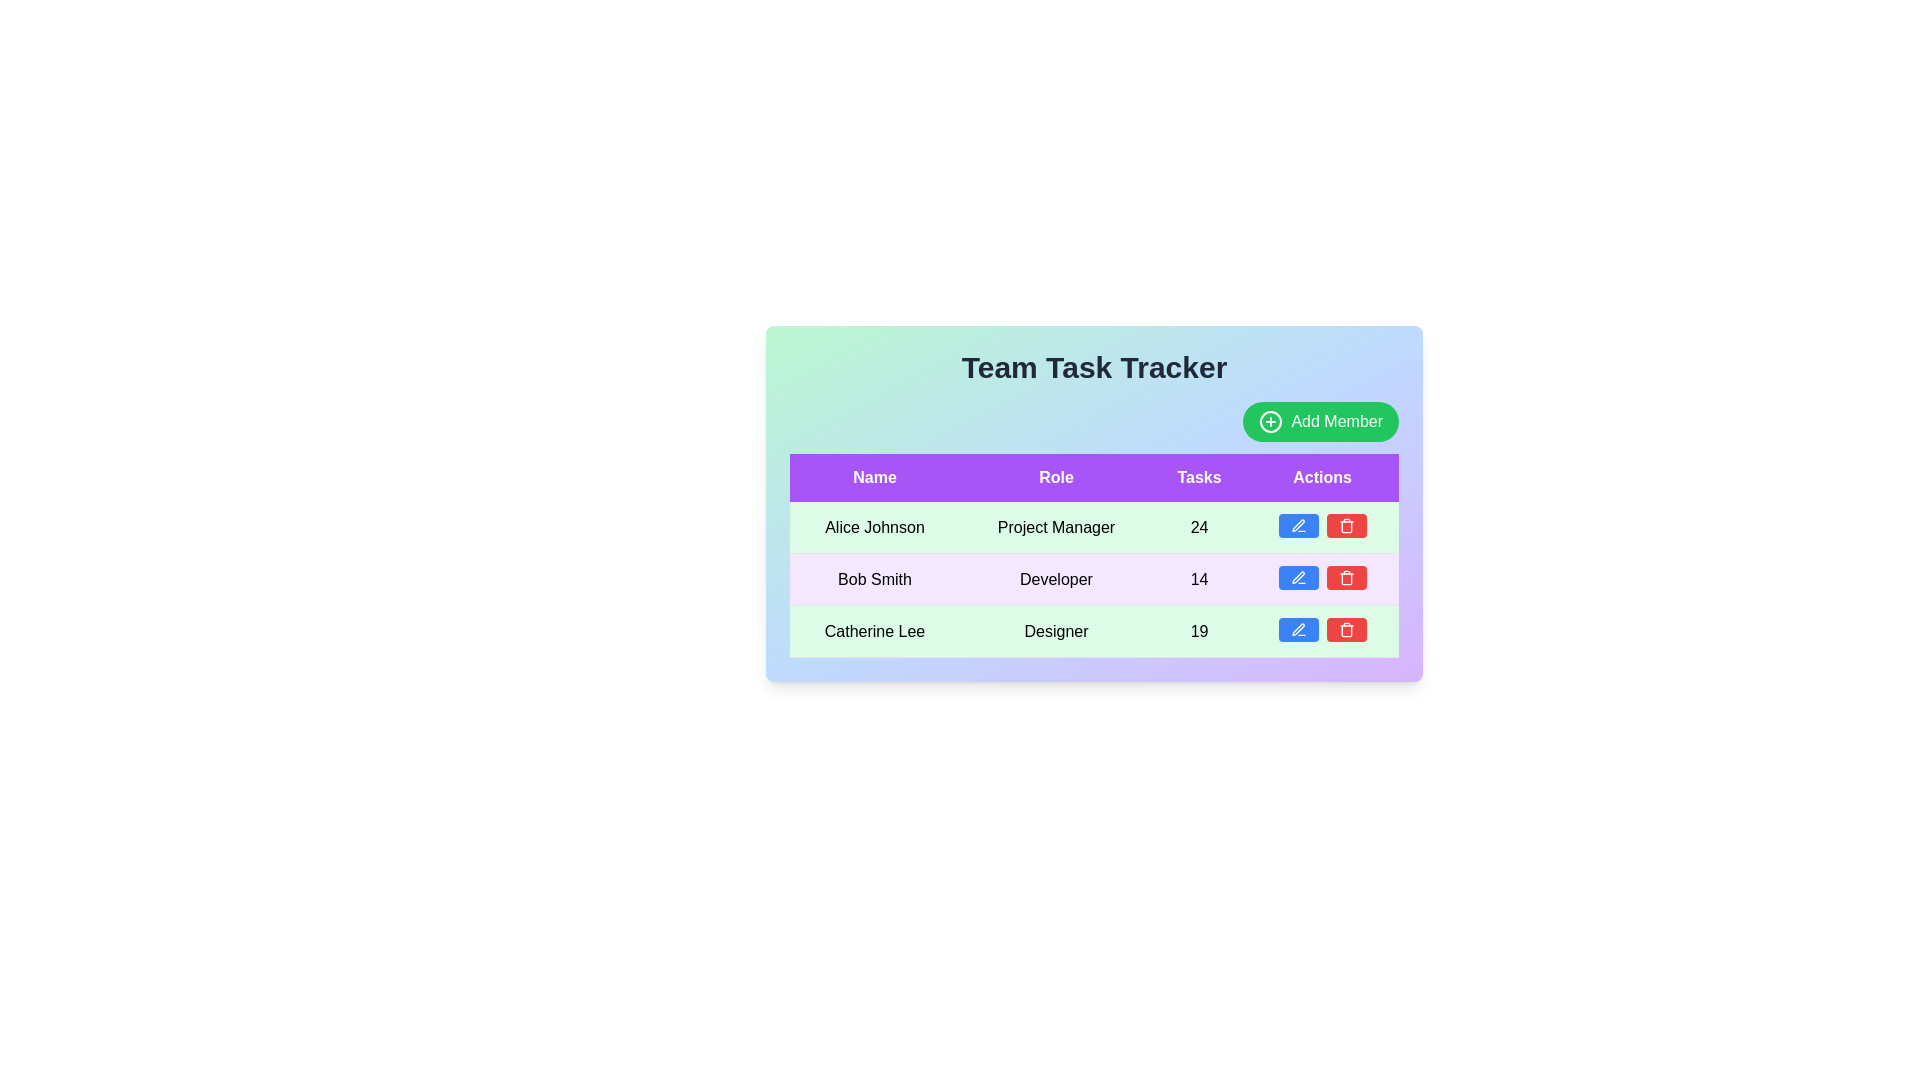 This screenshot has width=1920, height=1080. Describe the element at coordinates (1320, 420) in the screenshot. I see `'Add Member' button to initiate the process of adding a new team member` at that location.